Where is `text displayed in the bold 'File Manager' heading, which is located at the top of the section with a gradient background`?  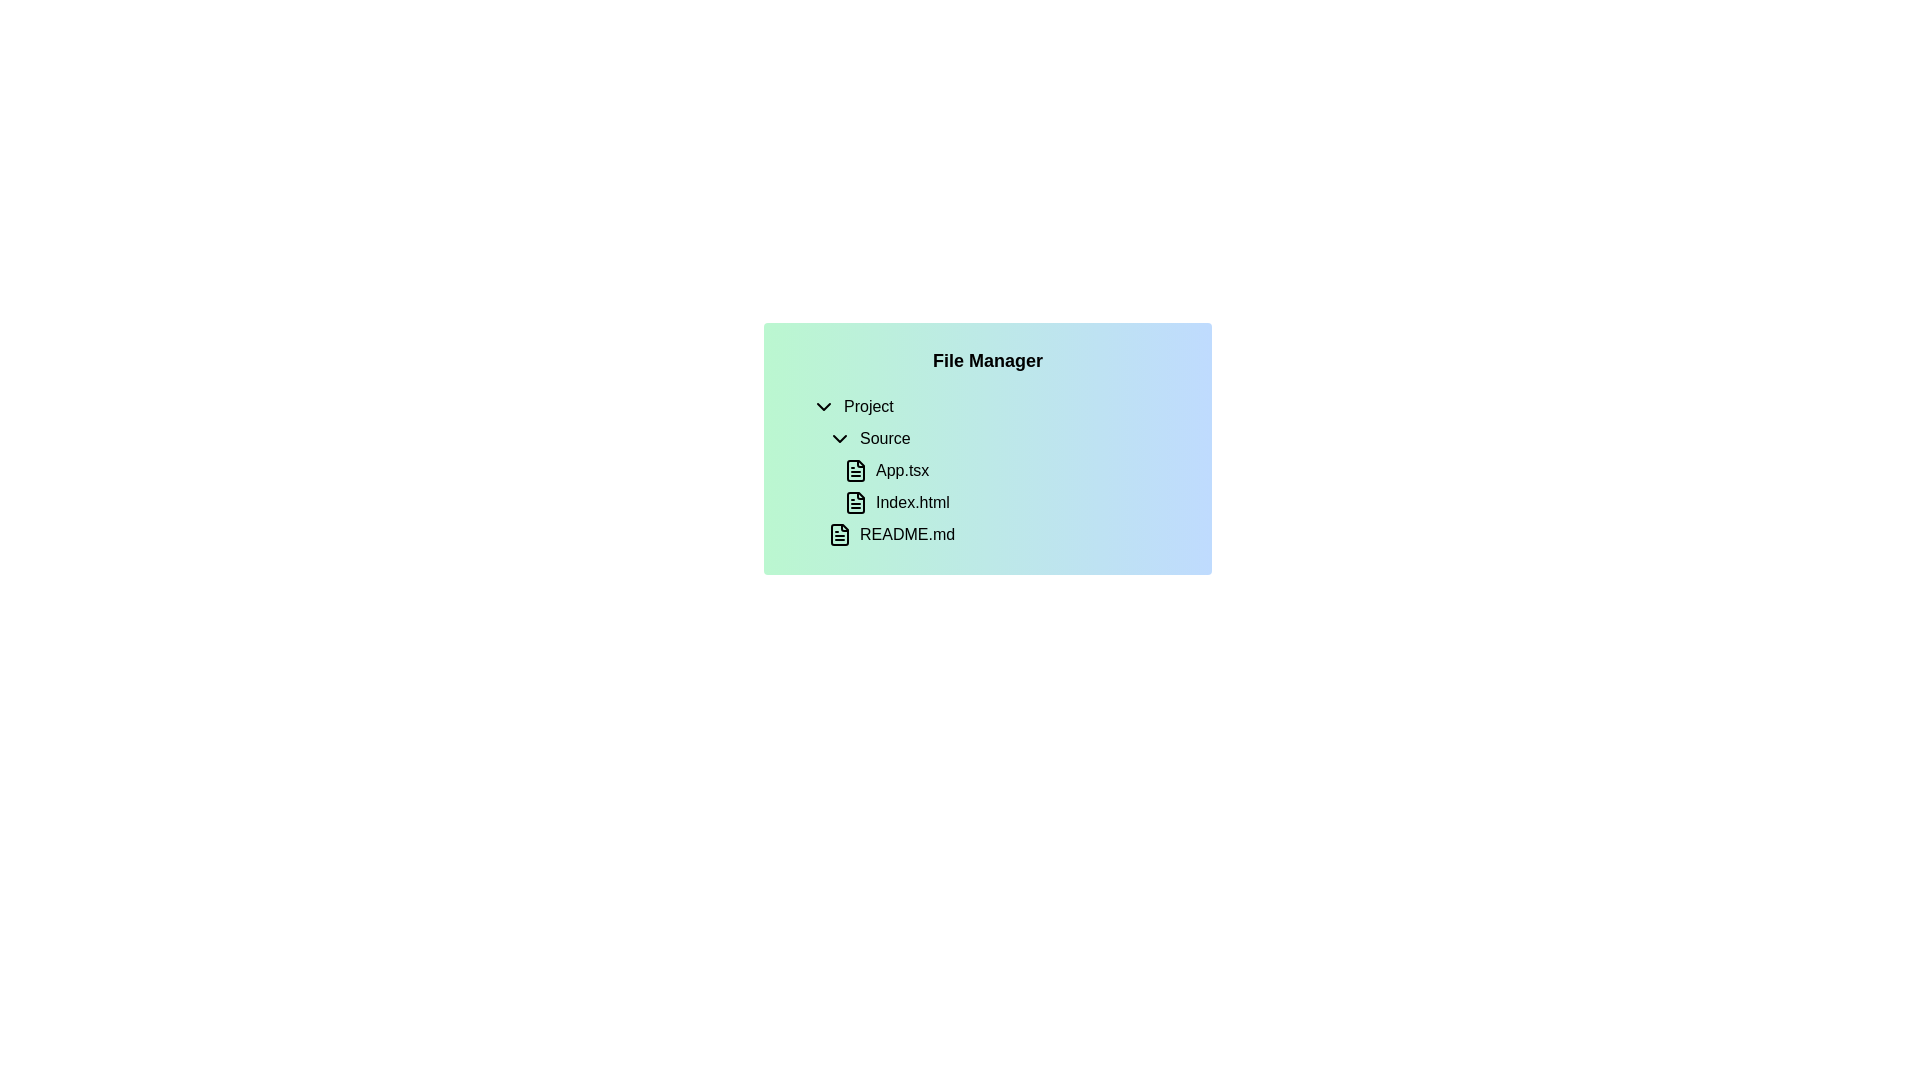 text displayed in the bold 'File Manager' heading, which is located at the top of the section with a gradient background is located at coordinates (988, 361).